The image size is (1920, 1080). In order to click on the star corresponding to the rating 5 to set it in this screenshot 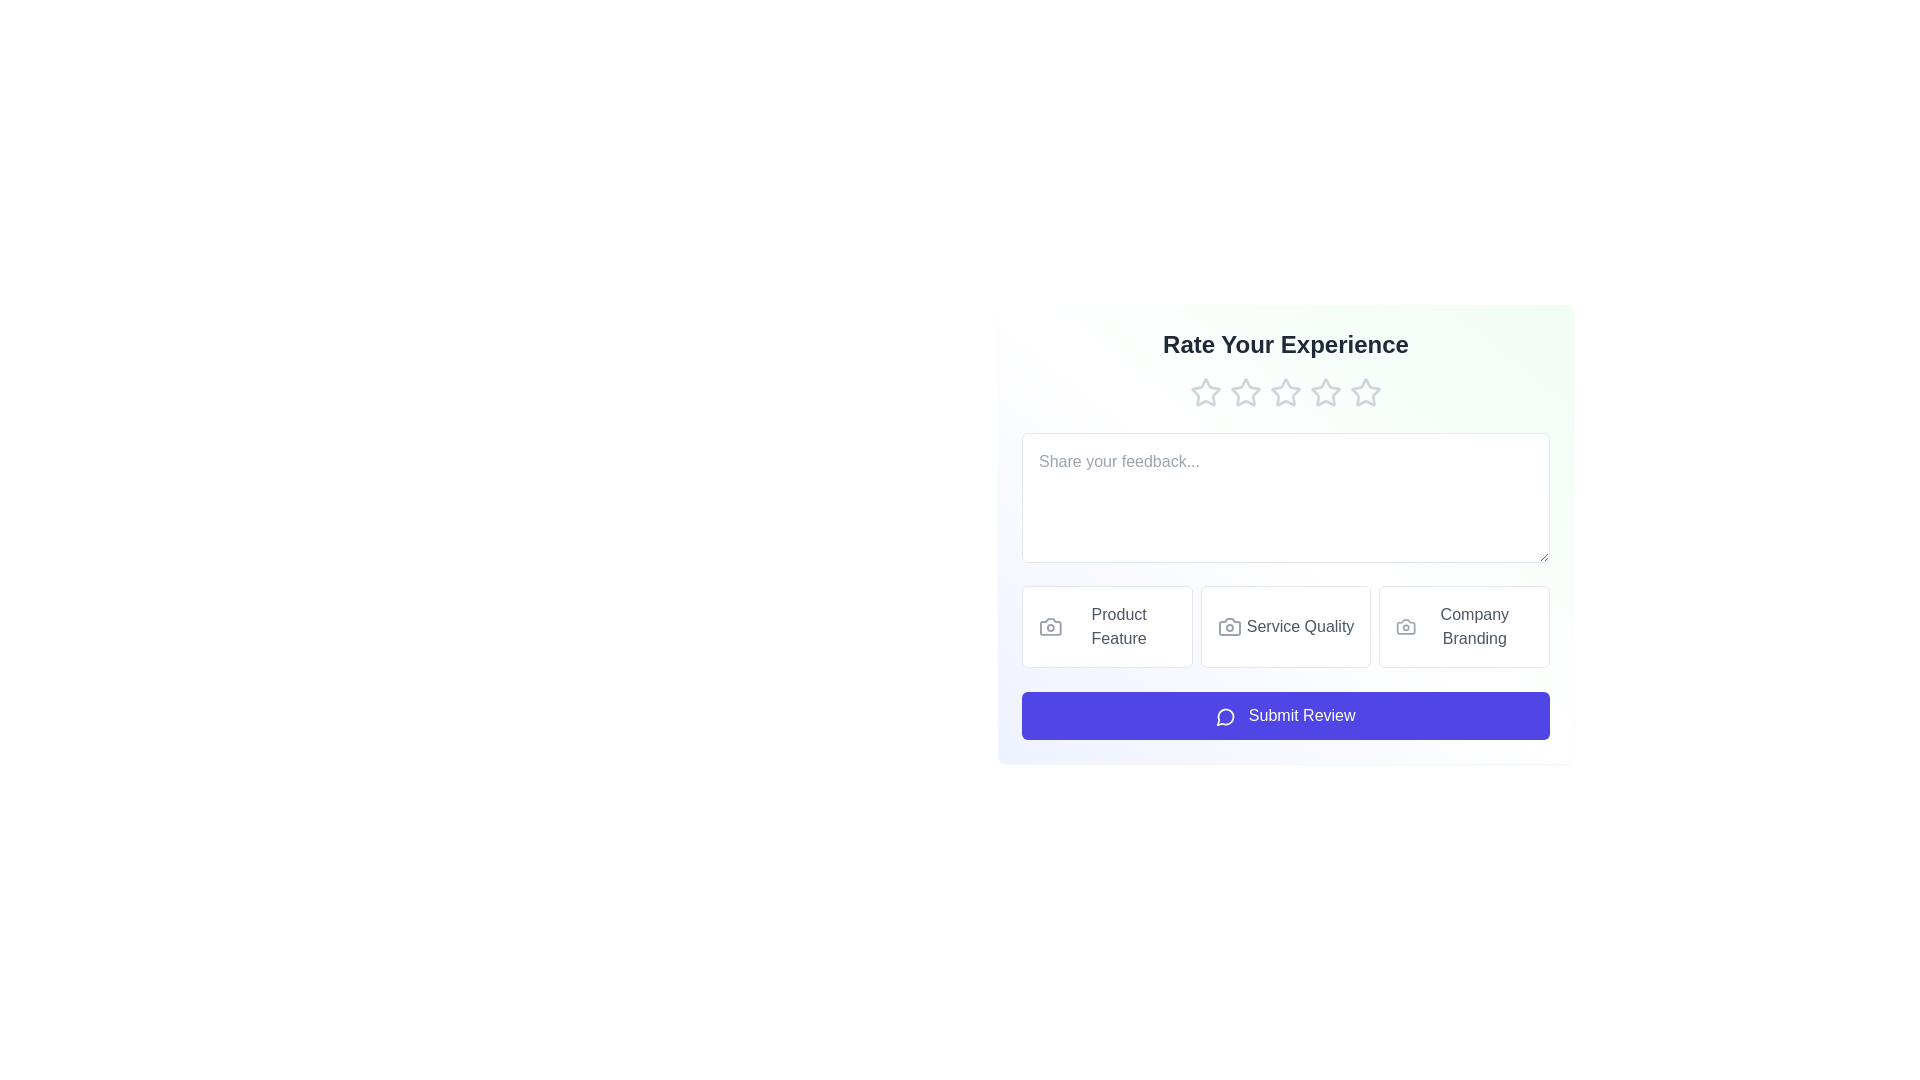, I will do `click(1365, 393)`.